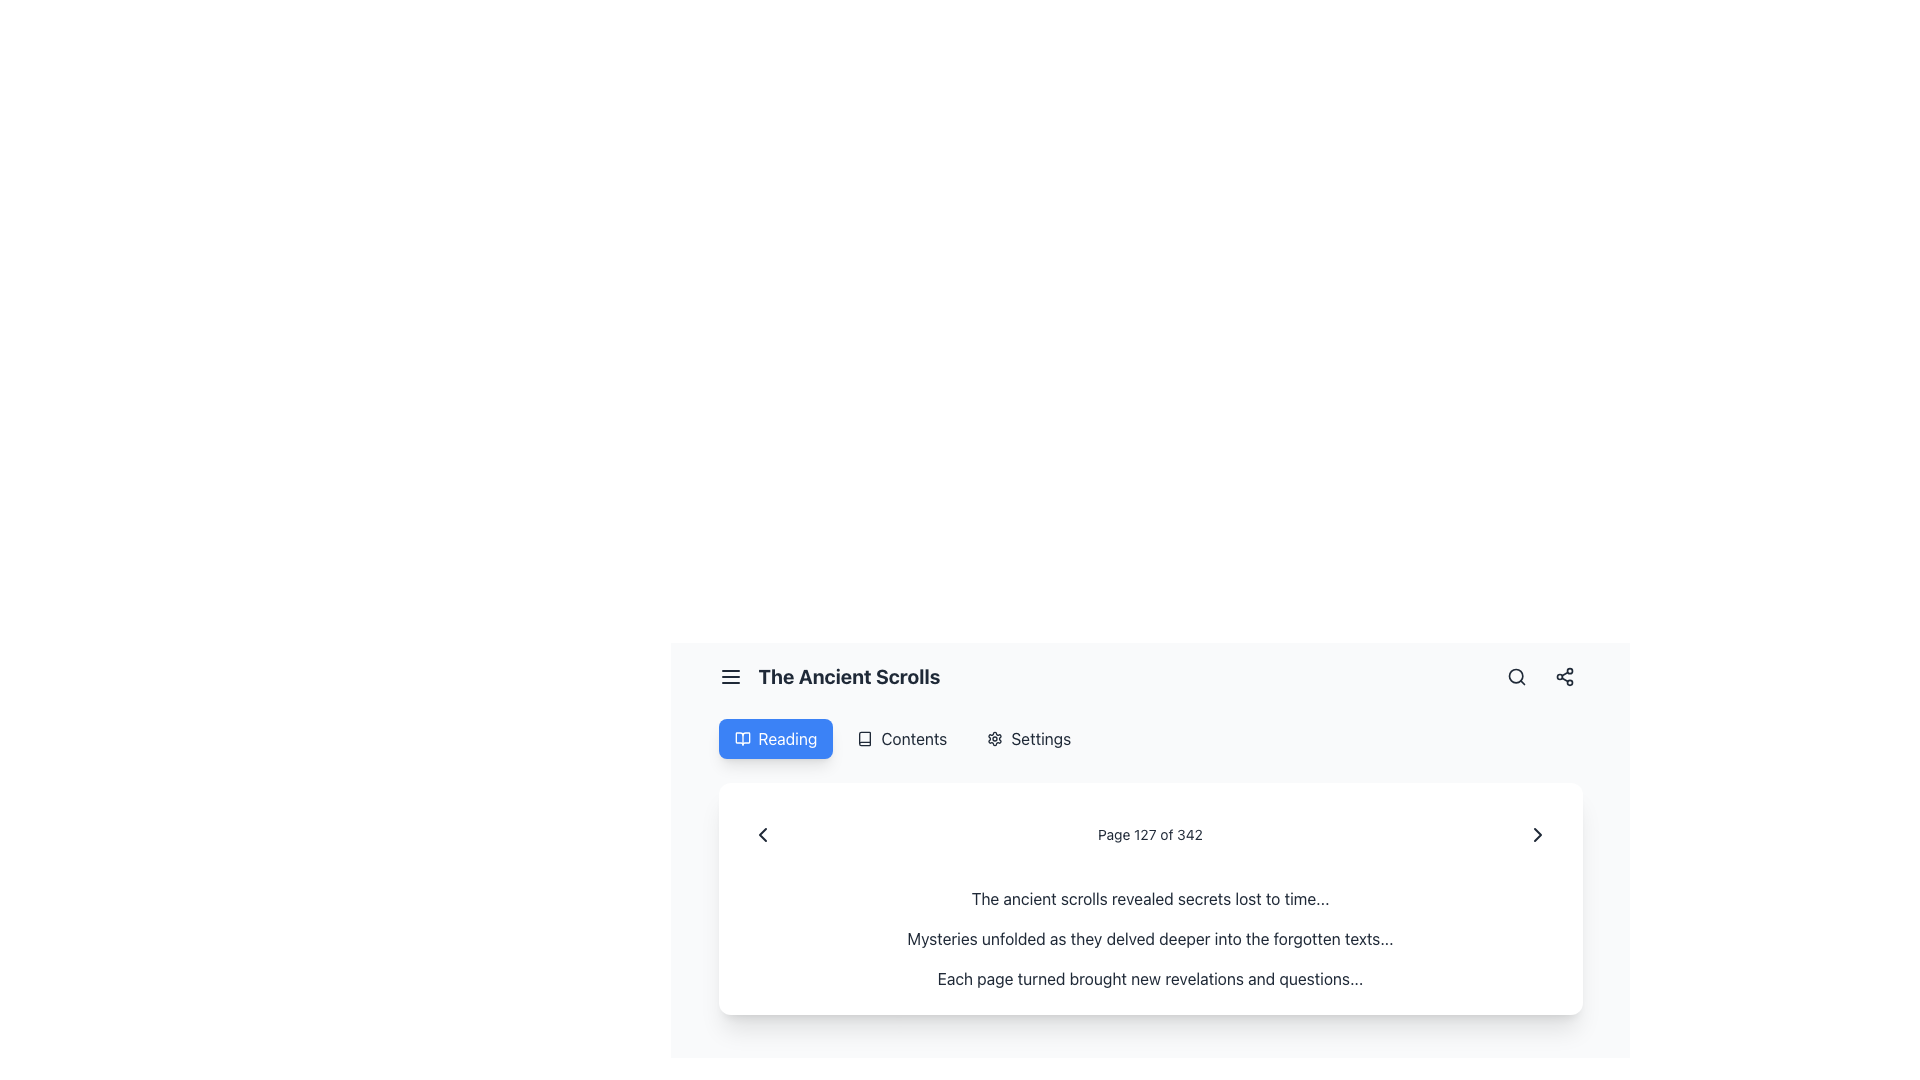  Describe the element at coordinates (849, 676) in the screenshot. I see `the prominently styled text label reading 'The Ancient Scrolls', which is located at the top of the interface within the navigation header` at that location.